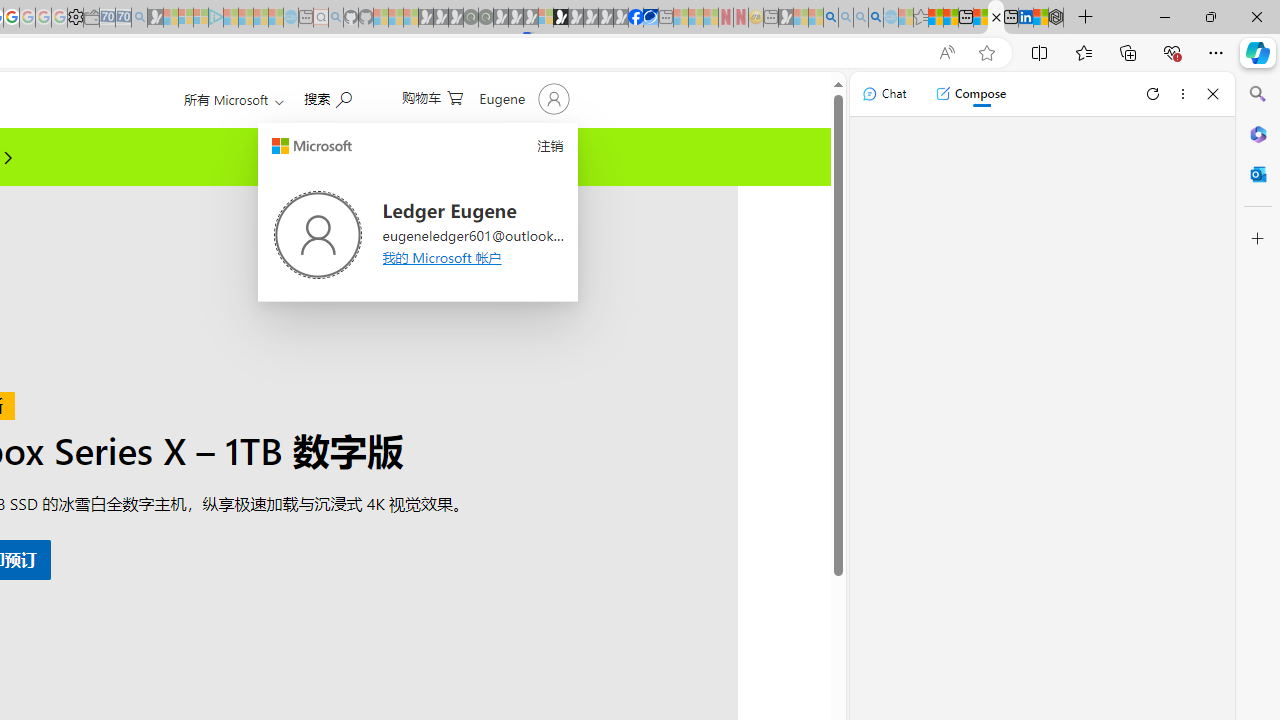  What do you see at coordinates (1257, 238) in the screenshot?
I see `'Close Customize pane'` at bounding box center [1257, 238].